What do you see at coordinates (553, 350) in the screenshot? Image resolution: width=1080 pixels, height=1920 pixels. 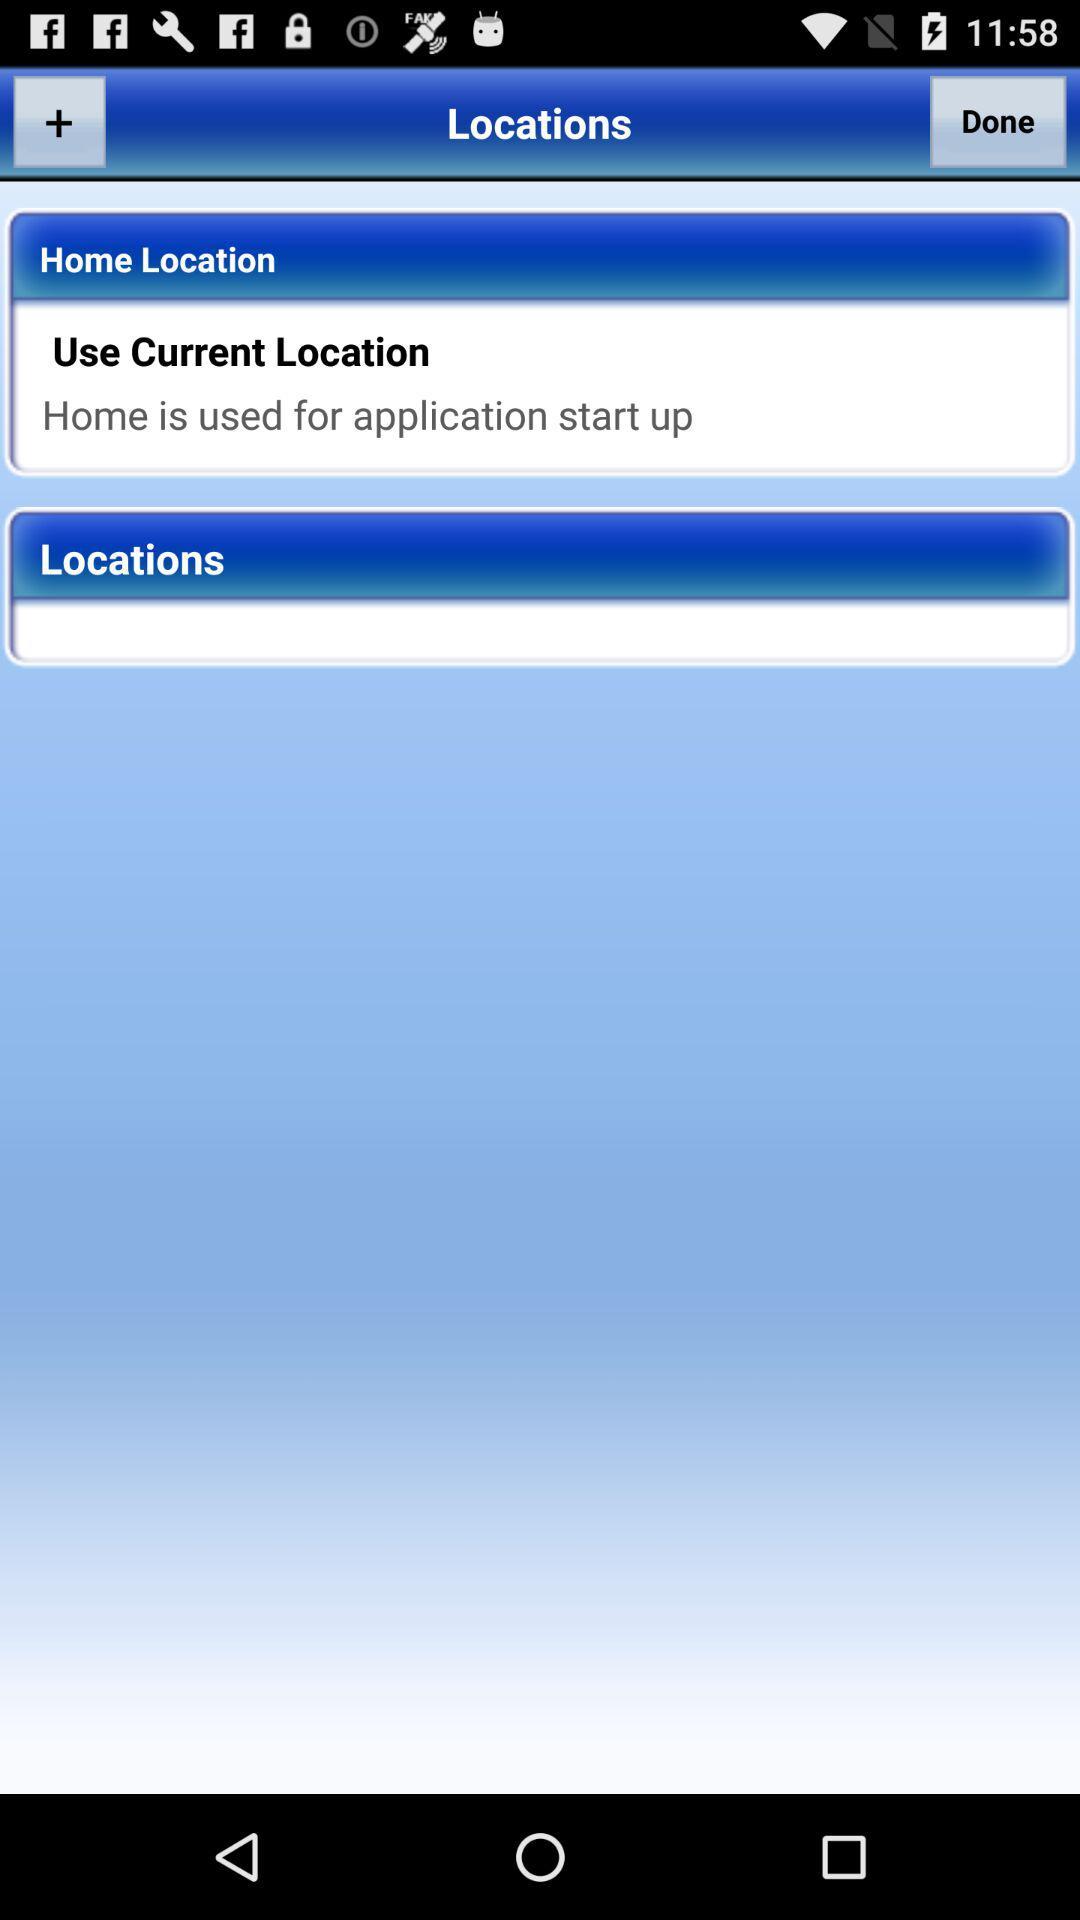 I see `the item above the home is used` at bounding box center [553, 350].